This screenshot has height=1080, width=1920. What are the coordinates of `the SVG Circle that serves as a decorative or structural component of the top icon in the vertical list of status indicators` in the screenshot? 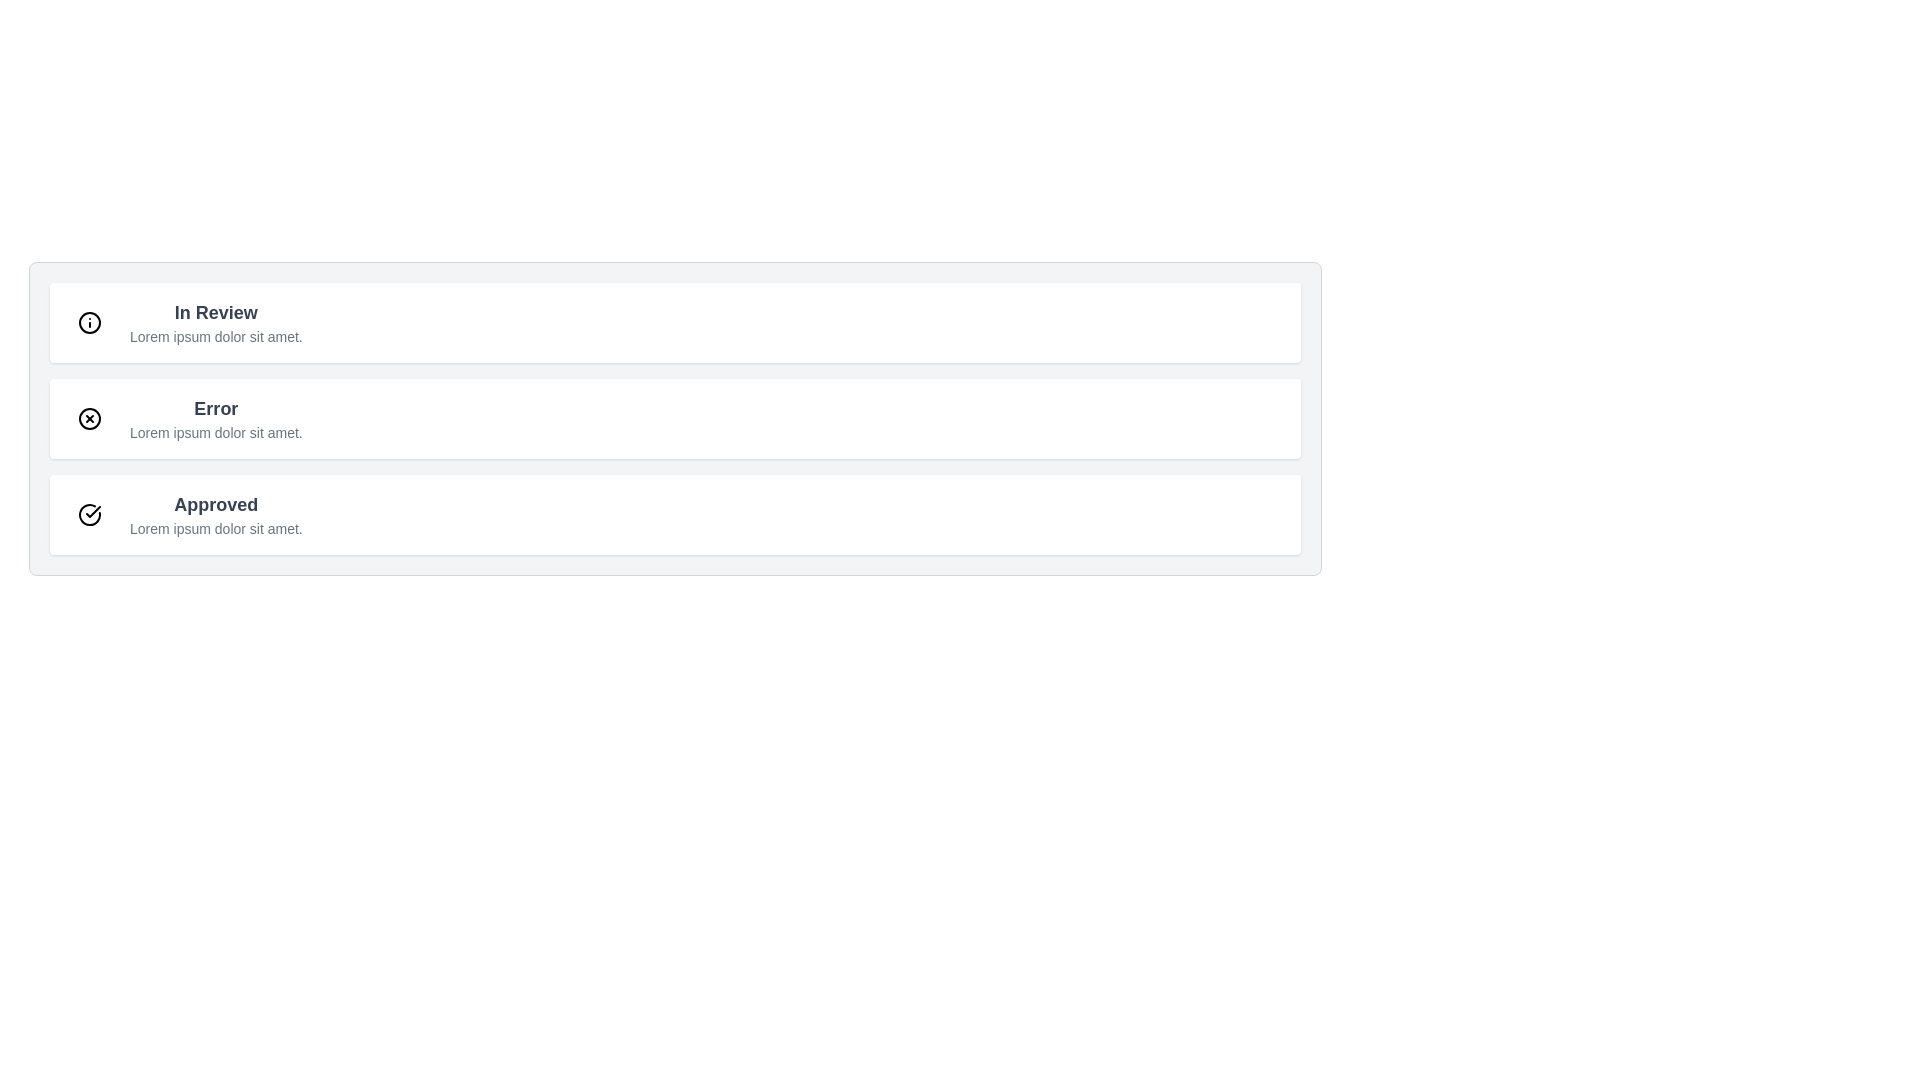 It's located at (89, 322).